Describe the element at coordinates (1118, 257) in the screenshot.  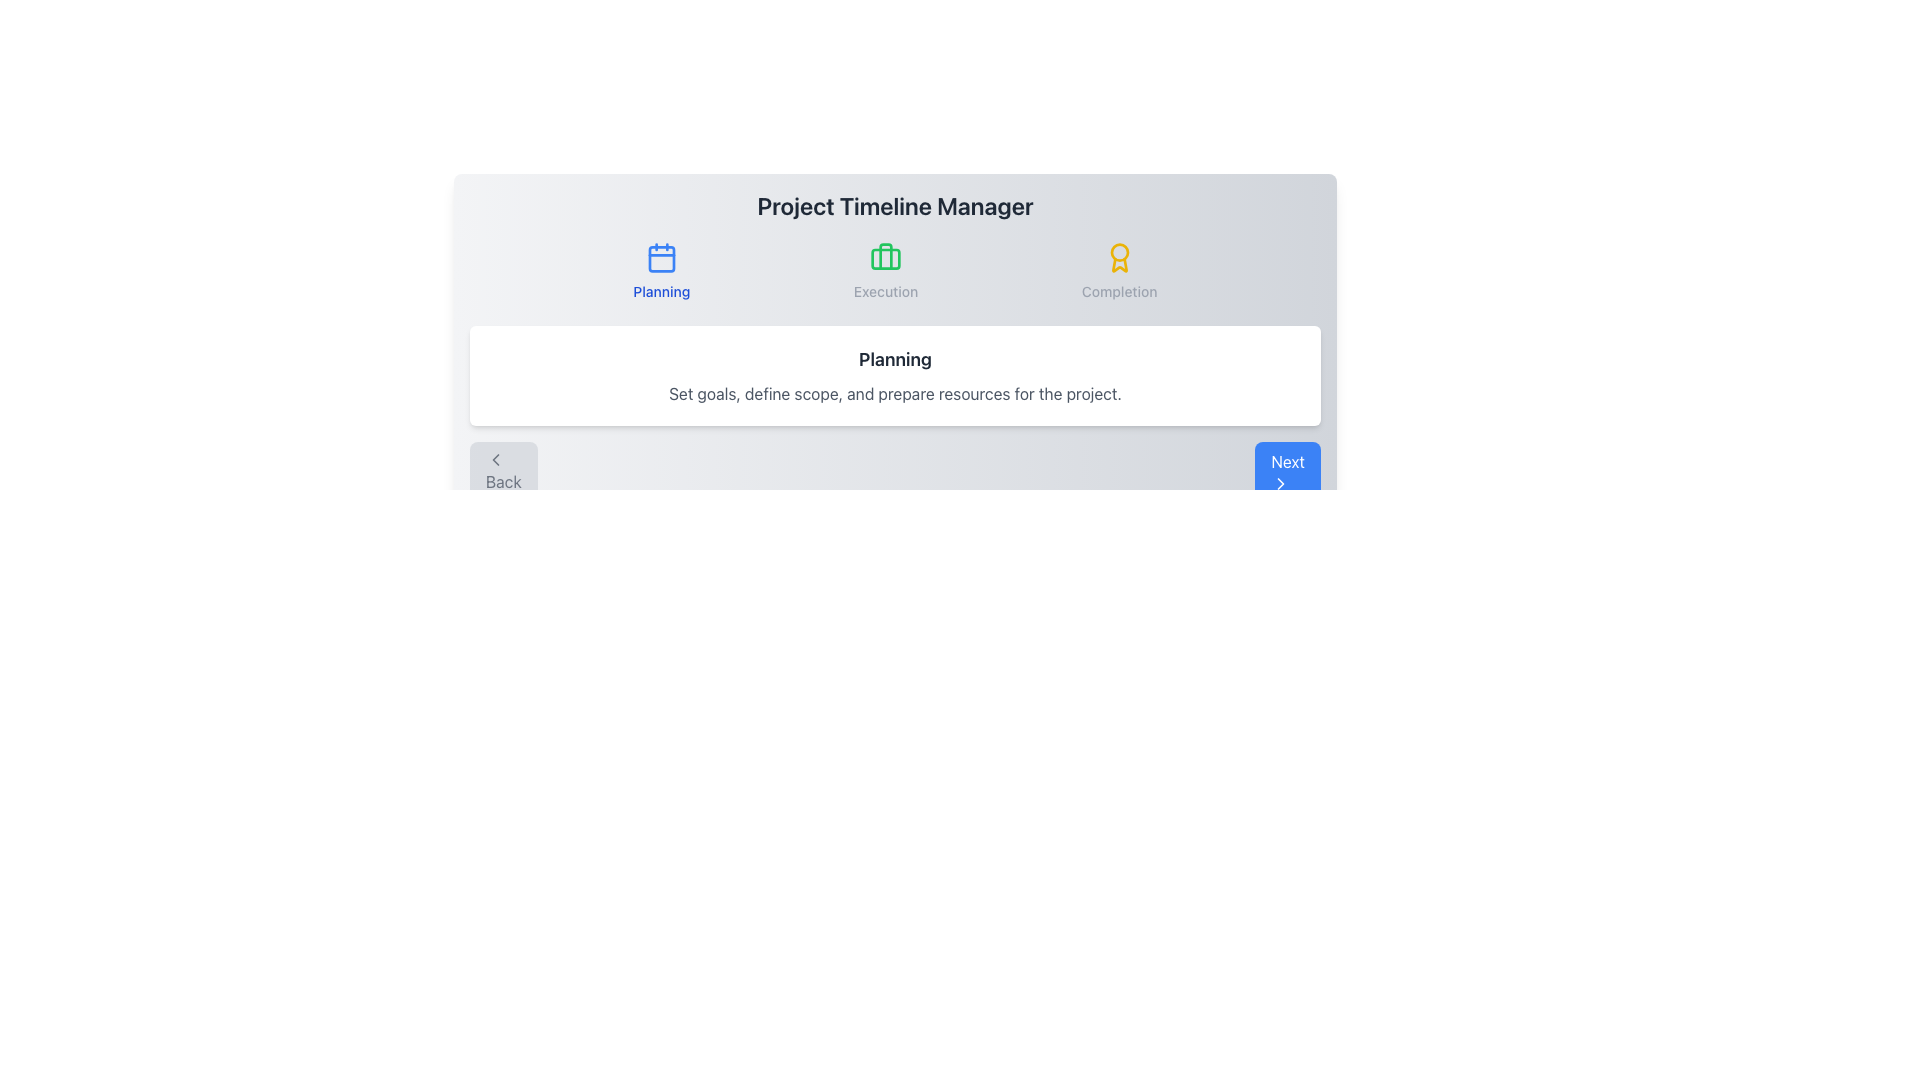
I see `the Decorative Icon (SVG) that represents the 'Completion' stage of the 'Project Timeline Manager' header` at that location.